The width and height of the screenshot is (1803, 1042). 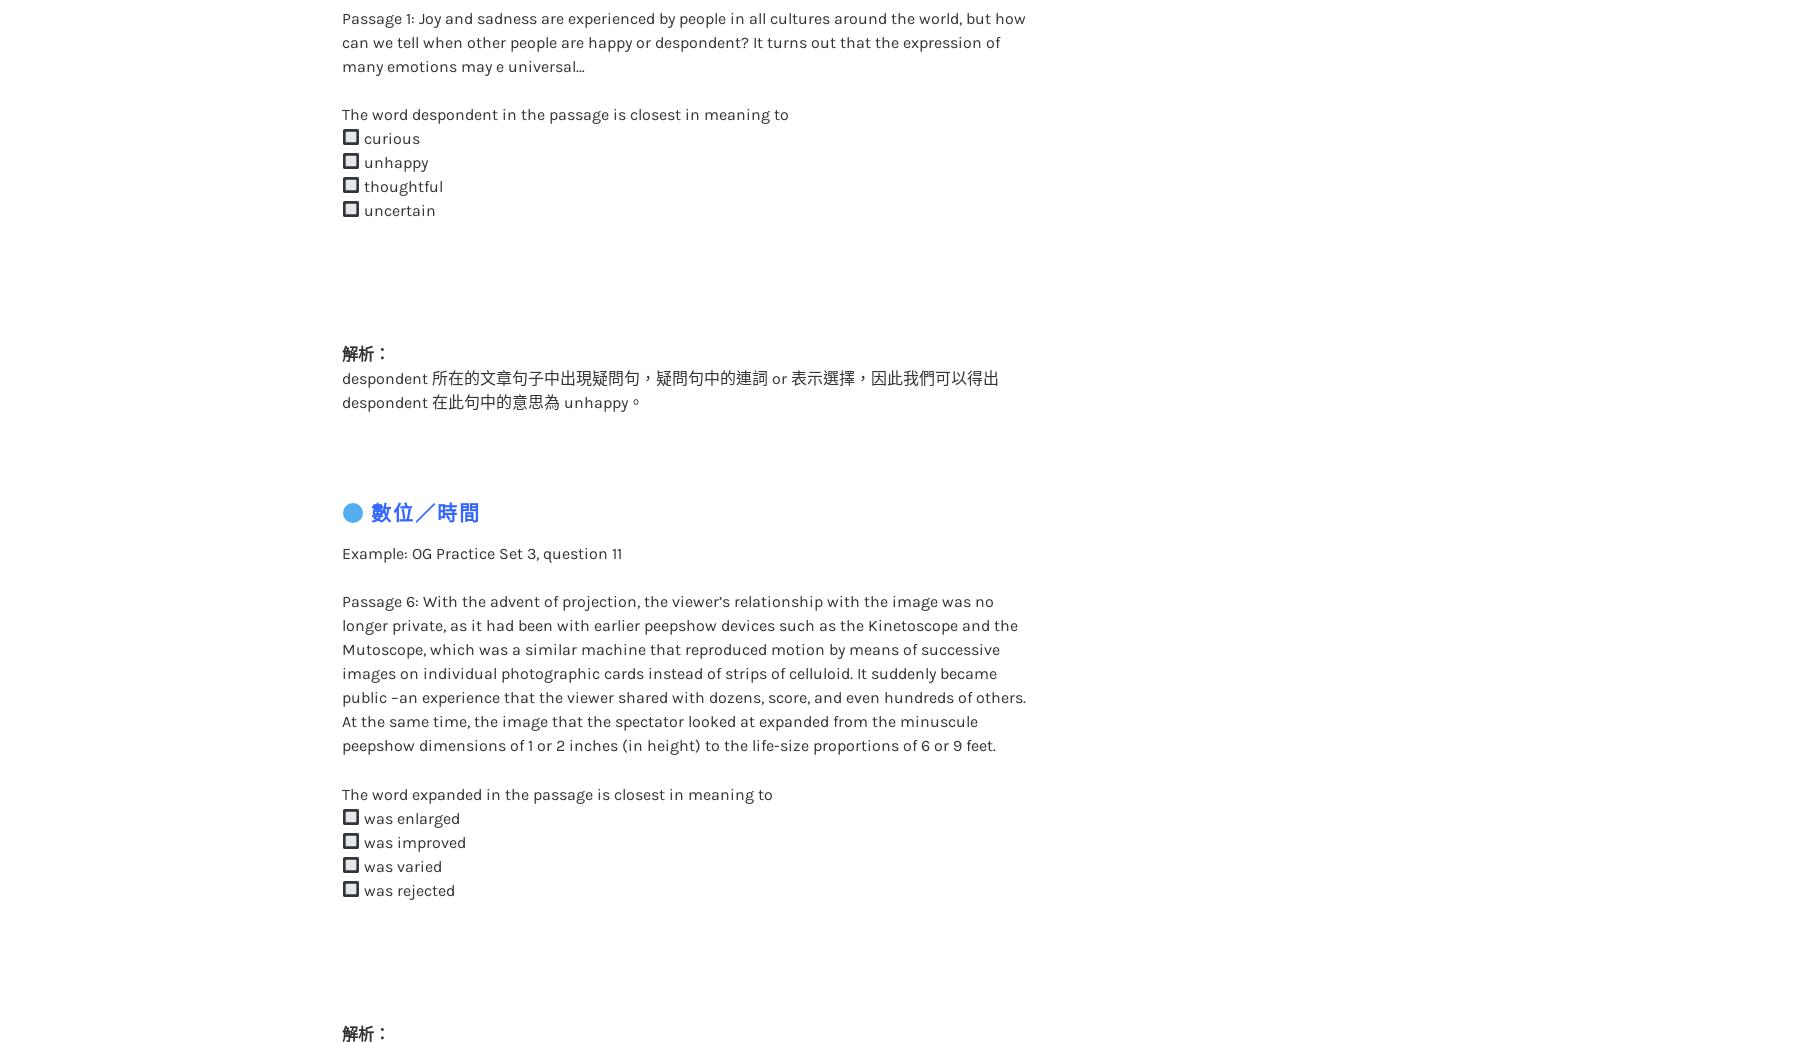 What do you see at coordinates (668, 348) in the screenshot?
I see `'despondent 所在的文章句子中出現疑問句，疑問句中的連詞 or 表示選擇，因此我們可以得出 despondent 在此句中的意思為 unhappy。'` at bounding box center [668, 348].